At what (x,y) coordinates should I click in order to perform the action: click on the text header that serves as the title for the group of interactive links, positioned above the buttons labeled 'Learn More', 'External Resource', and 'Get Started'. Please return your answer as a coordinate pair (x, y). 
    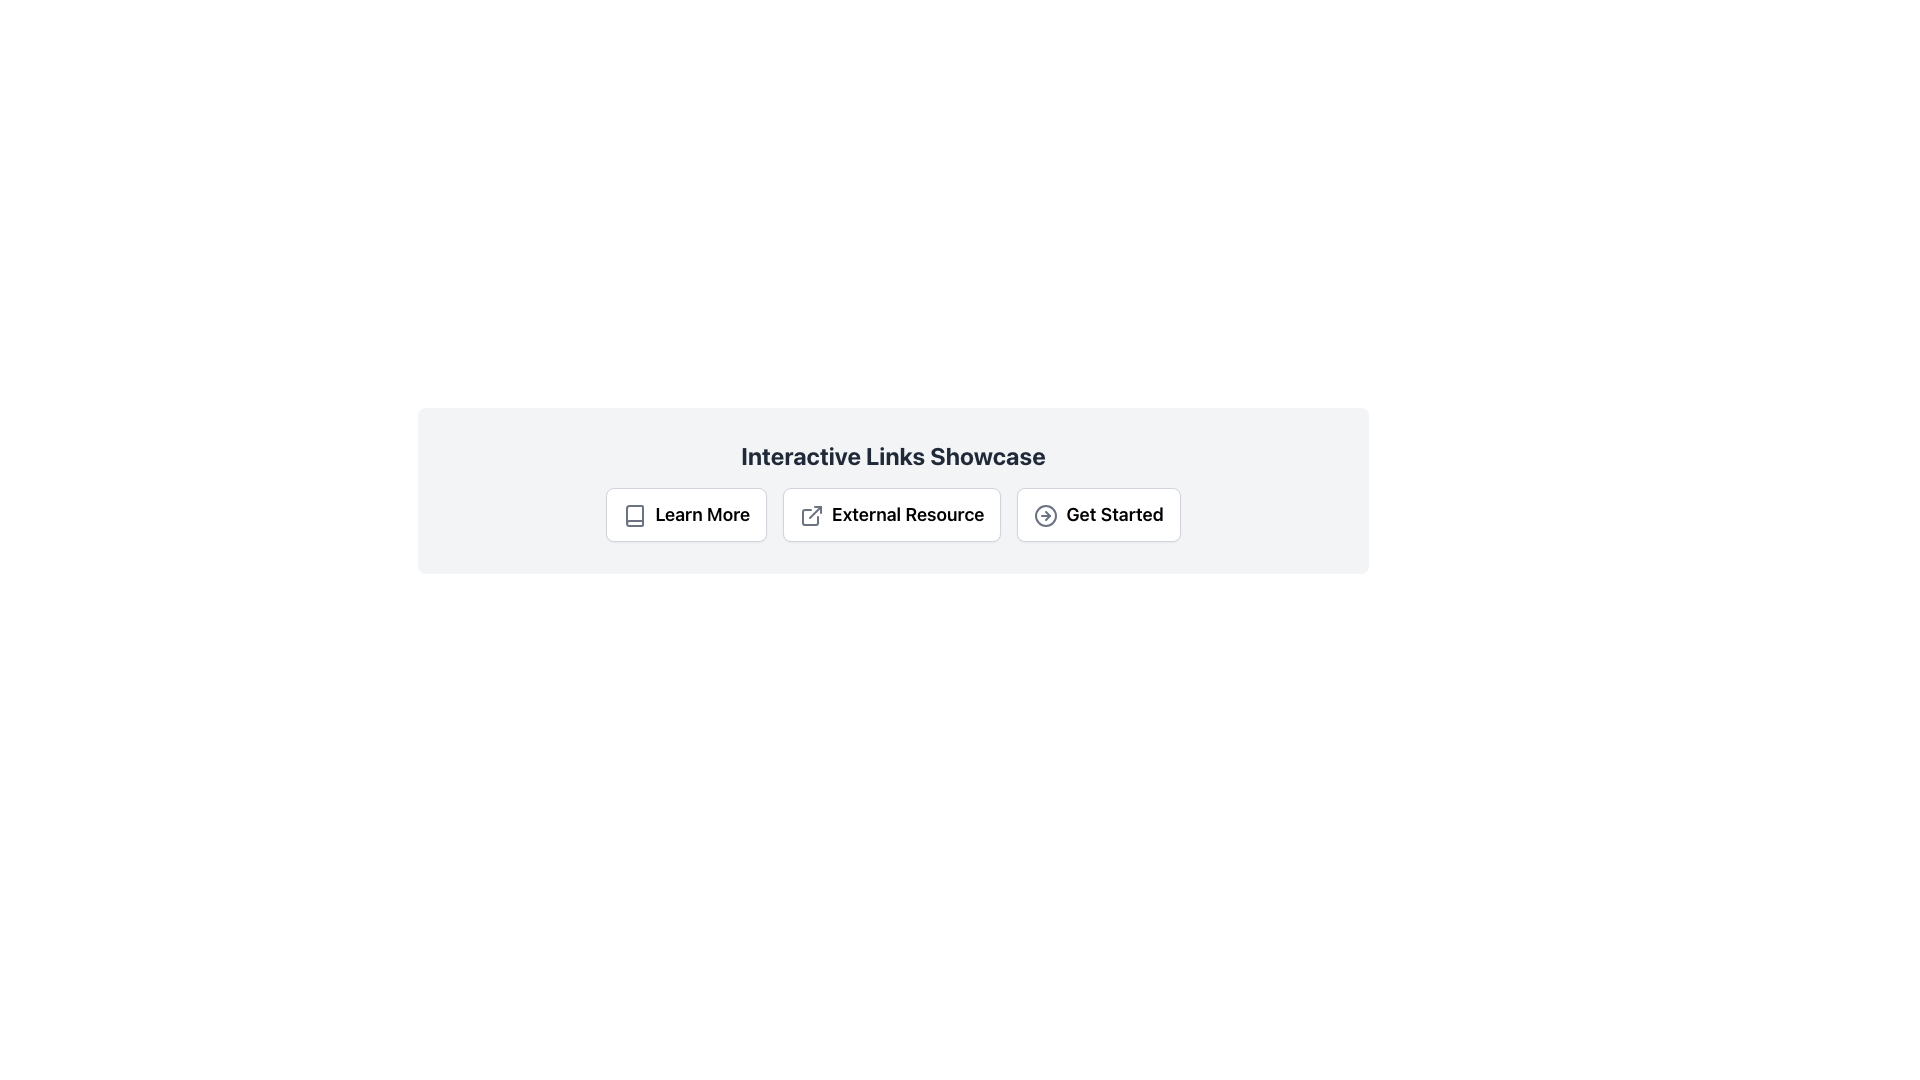
    Looking at the image, I should click on (892, 455).